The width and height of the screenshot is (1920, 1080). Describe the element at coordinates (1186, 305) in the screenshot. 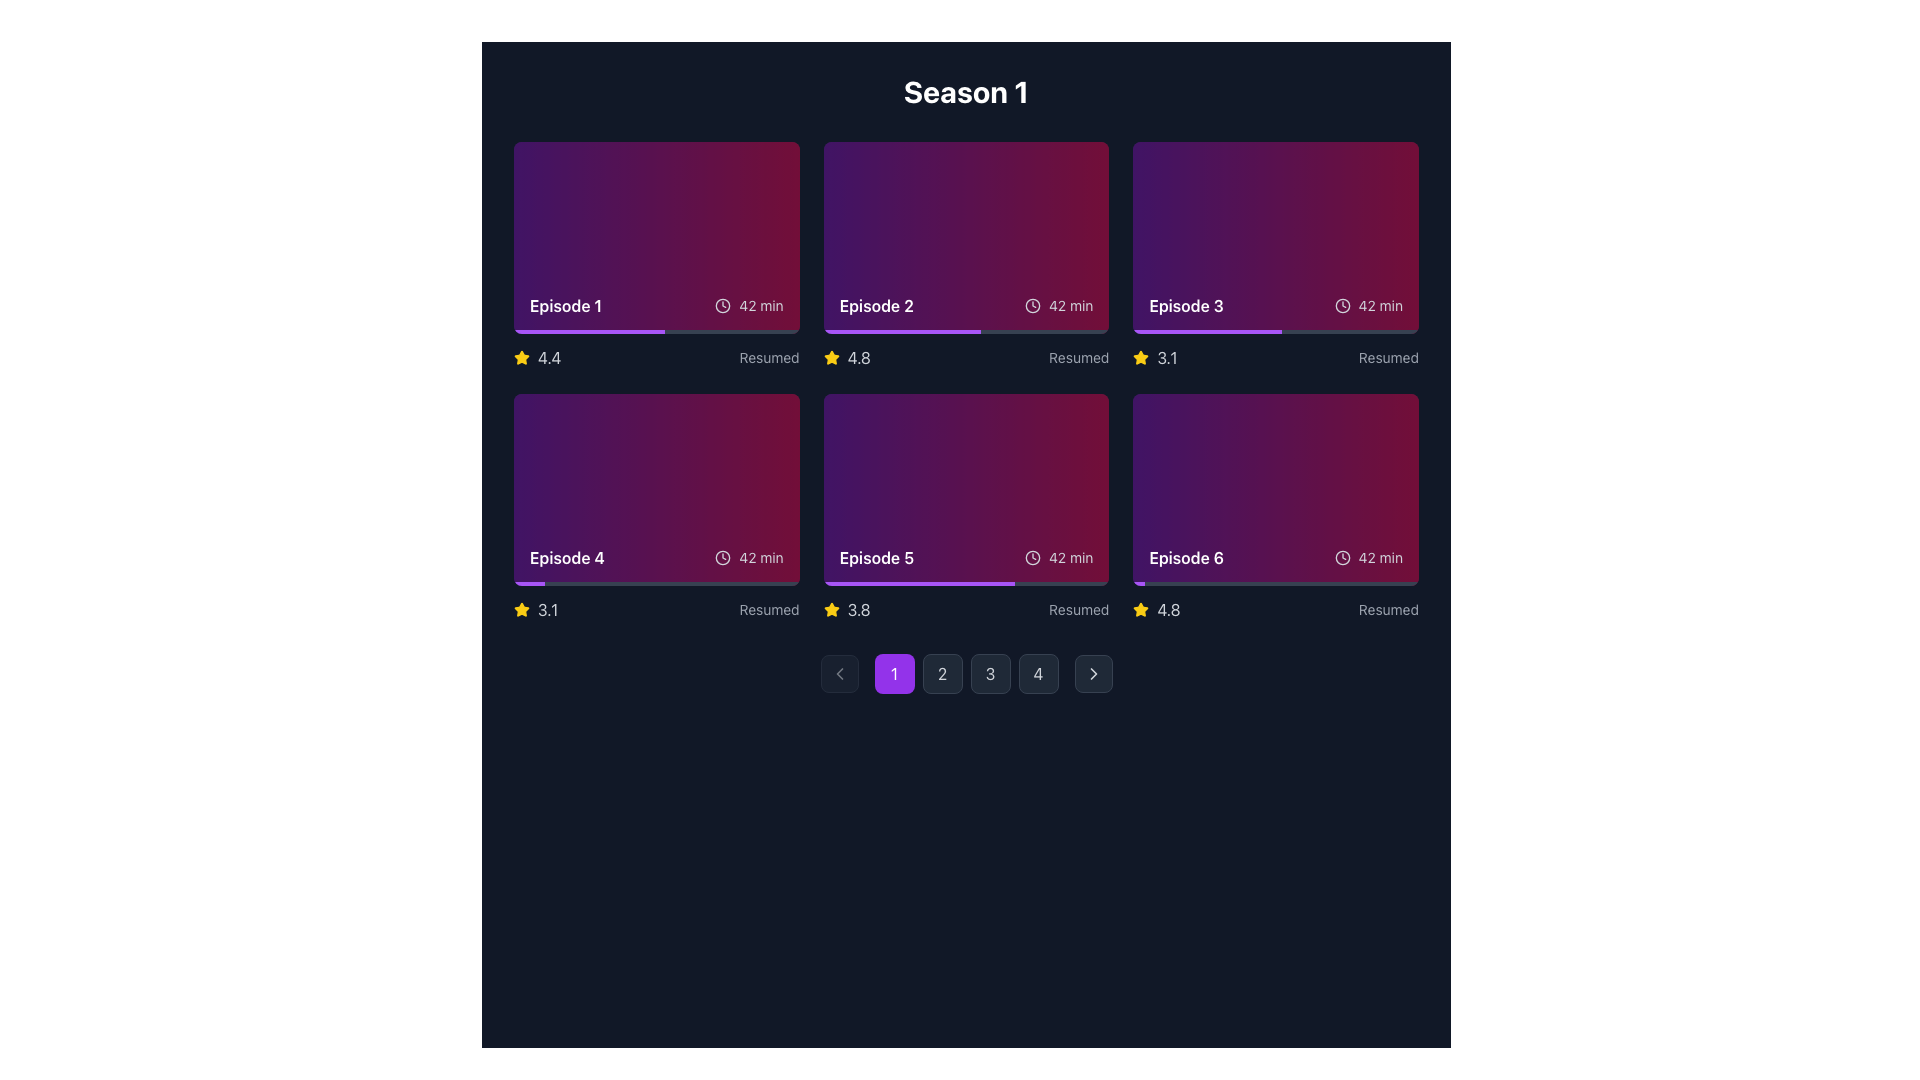

I see `Text Label indicating the specific episode in the third card of the top row, located adjacent to 'Episode 2' on the left and 'Episode 4' below` at that location.